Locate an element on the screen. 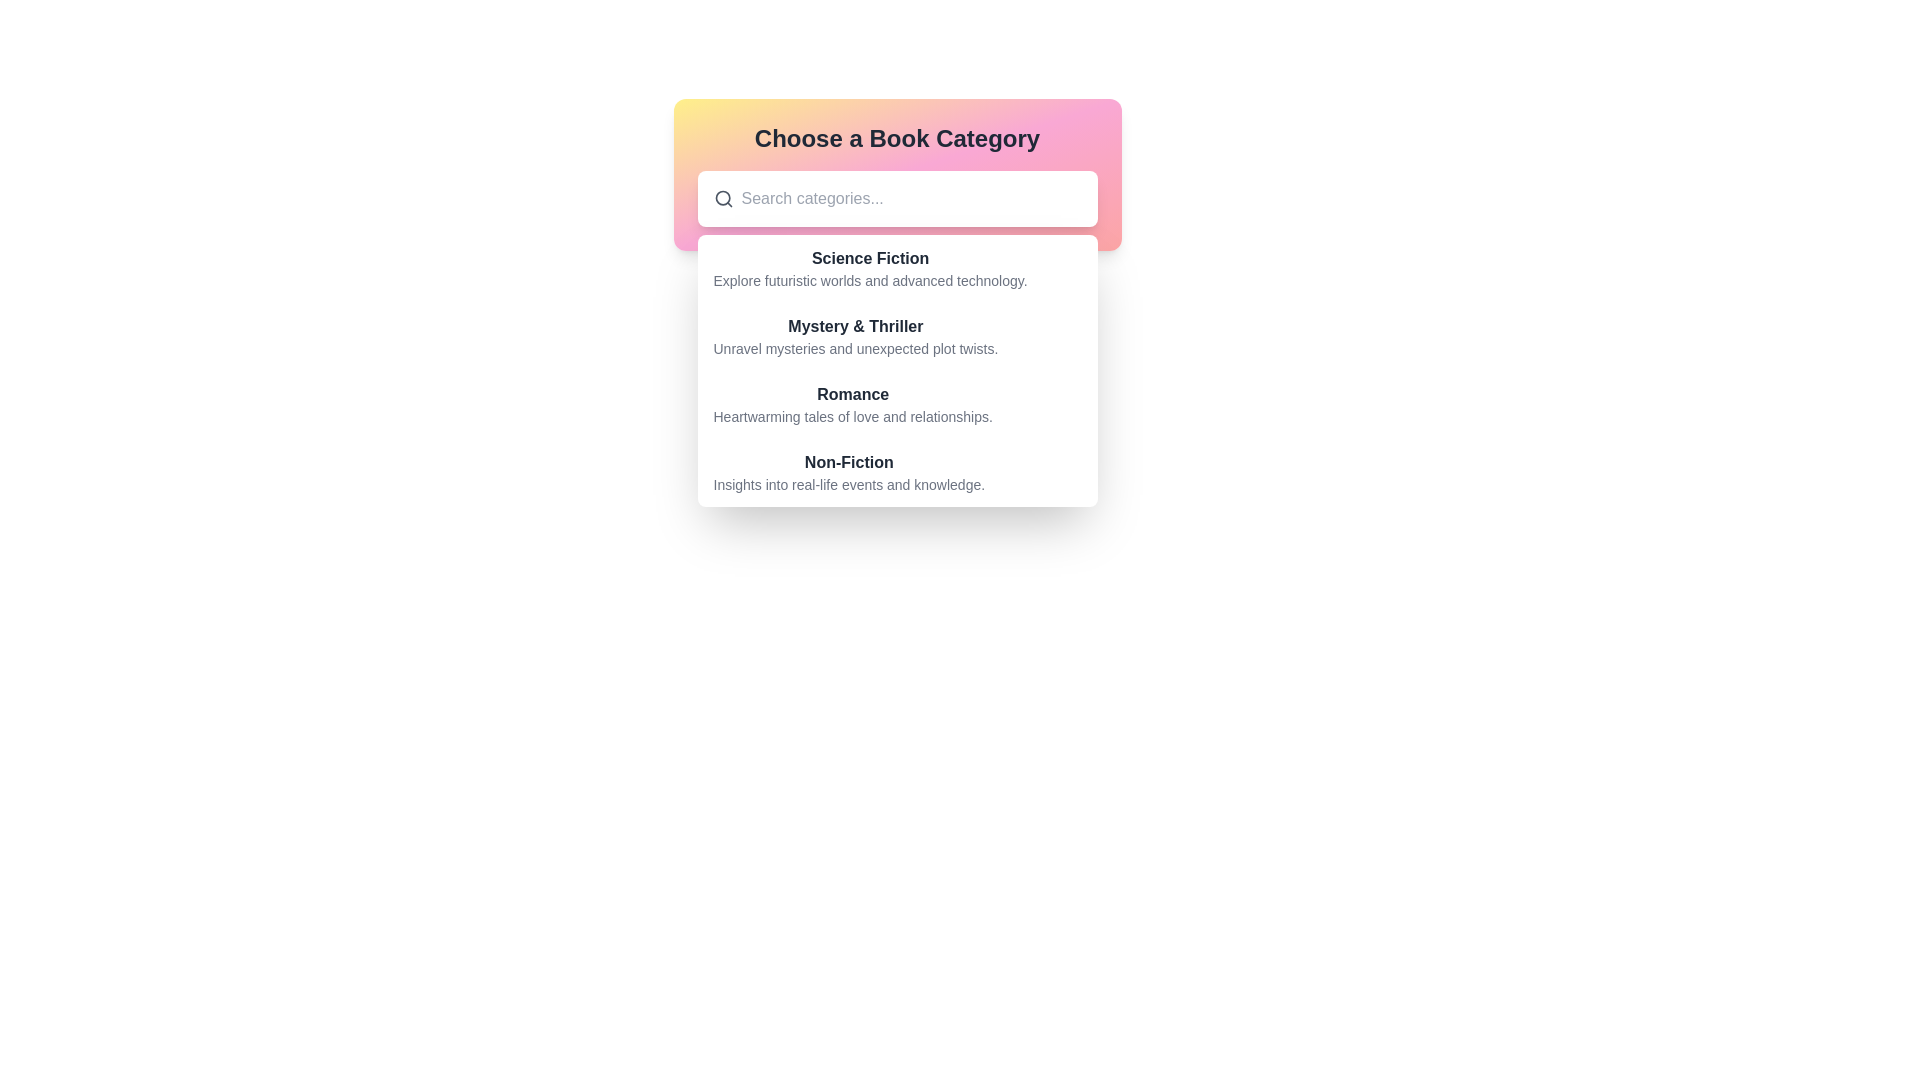 The image size is (1920, 1080). the list item titled 'Mystery & Thriller' is located at coordinates (896, 335).